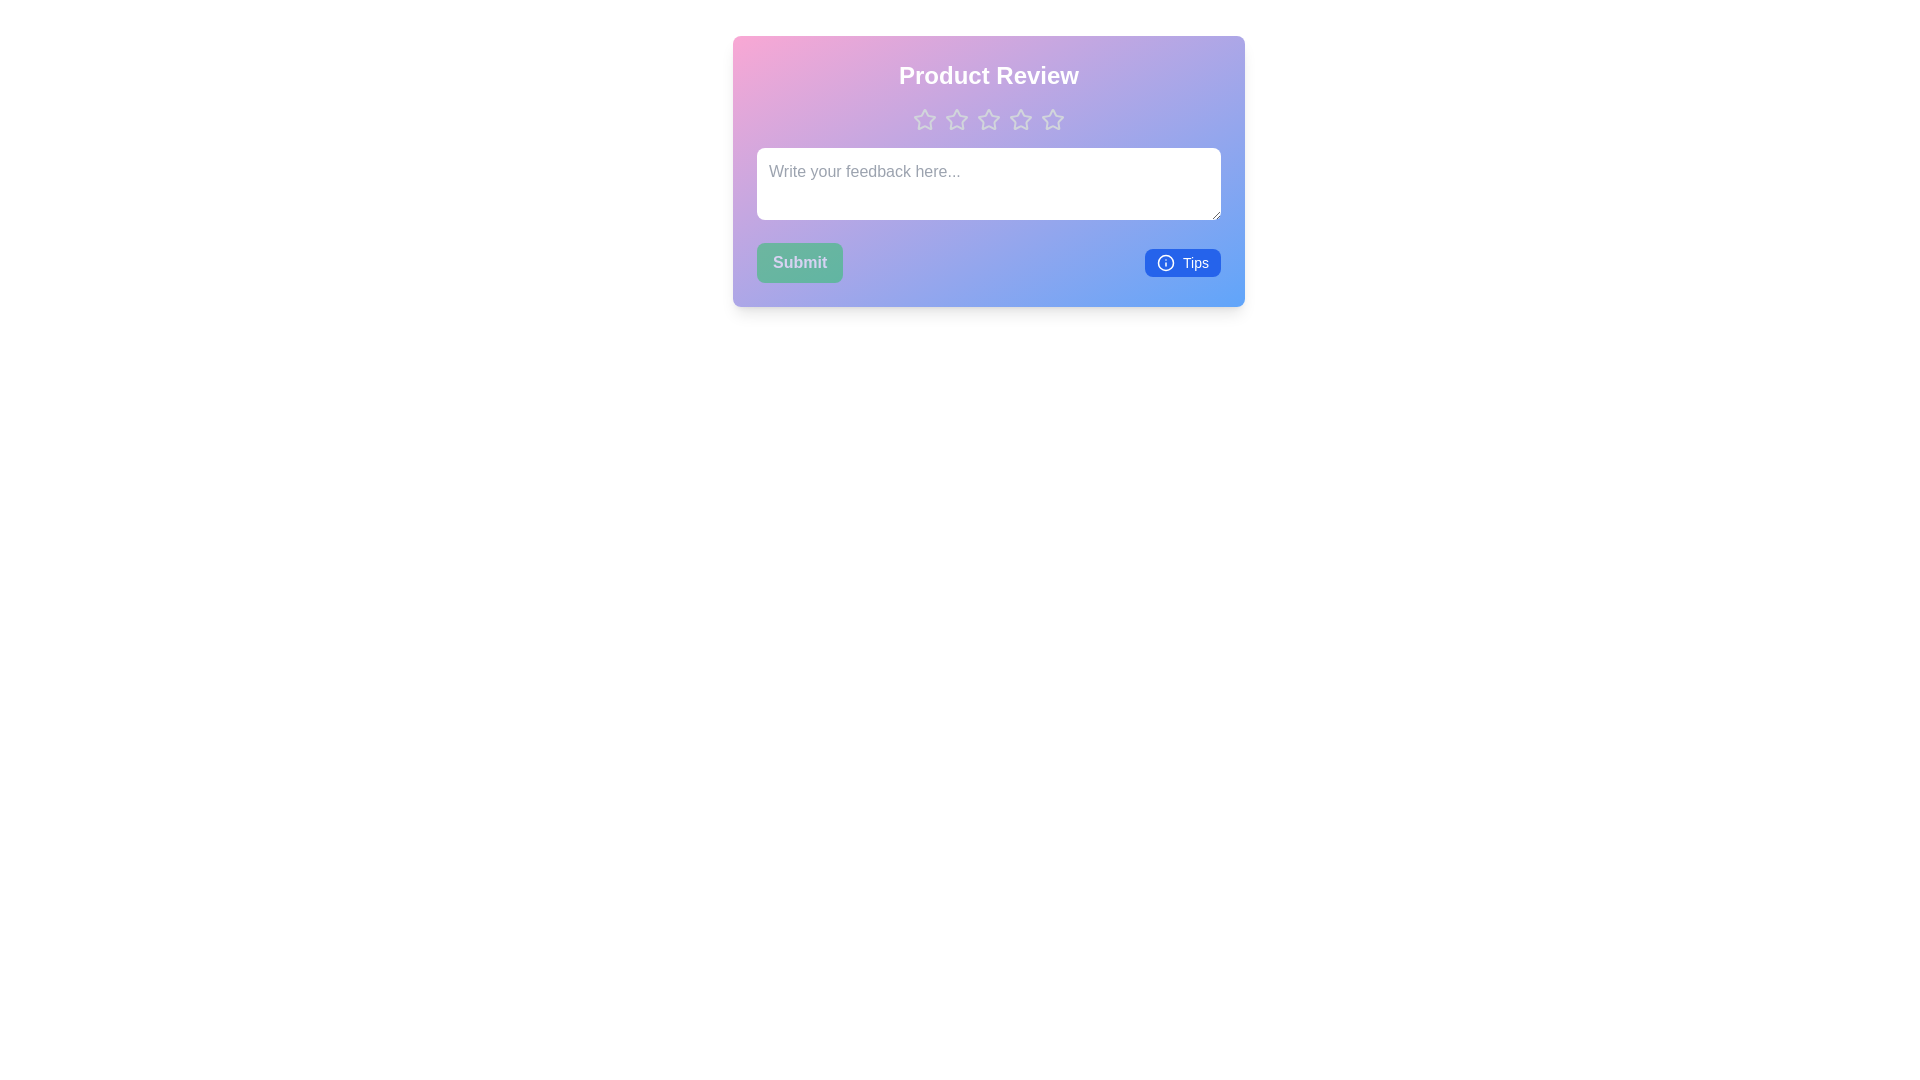 This screenshot has height=1080, width=1920. What do you see at coordinates (800, 261) in the screenshot?
I see `the 'Submit' button to submit the review` at bounding box center [800, 261].